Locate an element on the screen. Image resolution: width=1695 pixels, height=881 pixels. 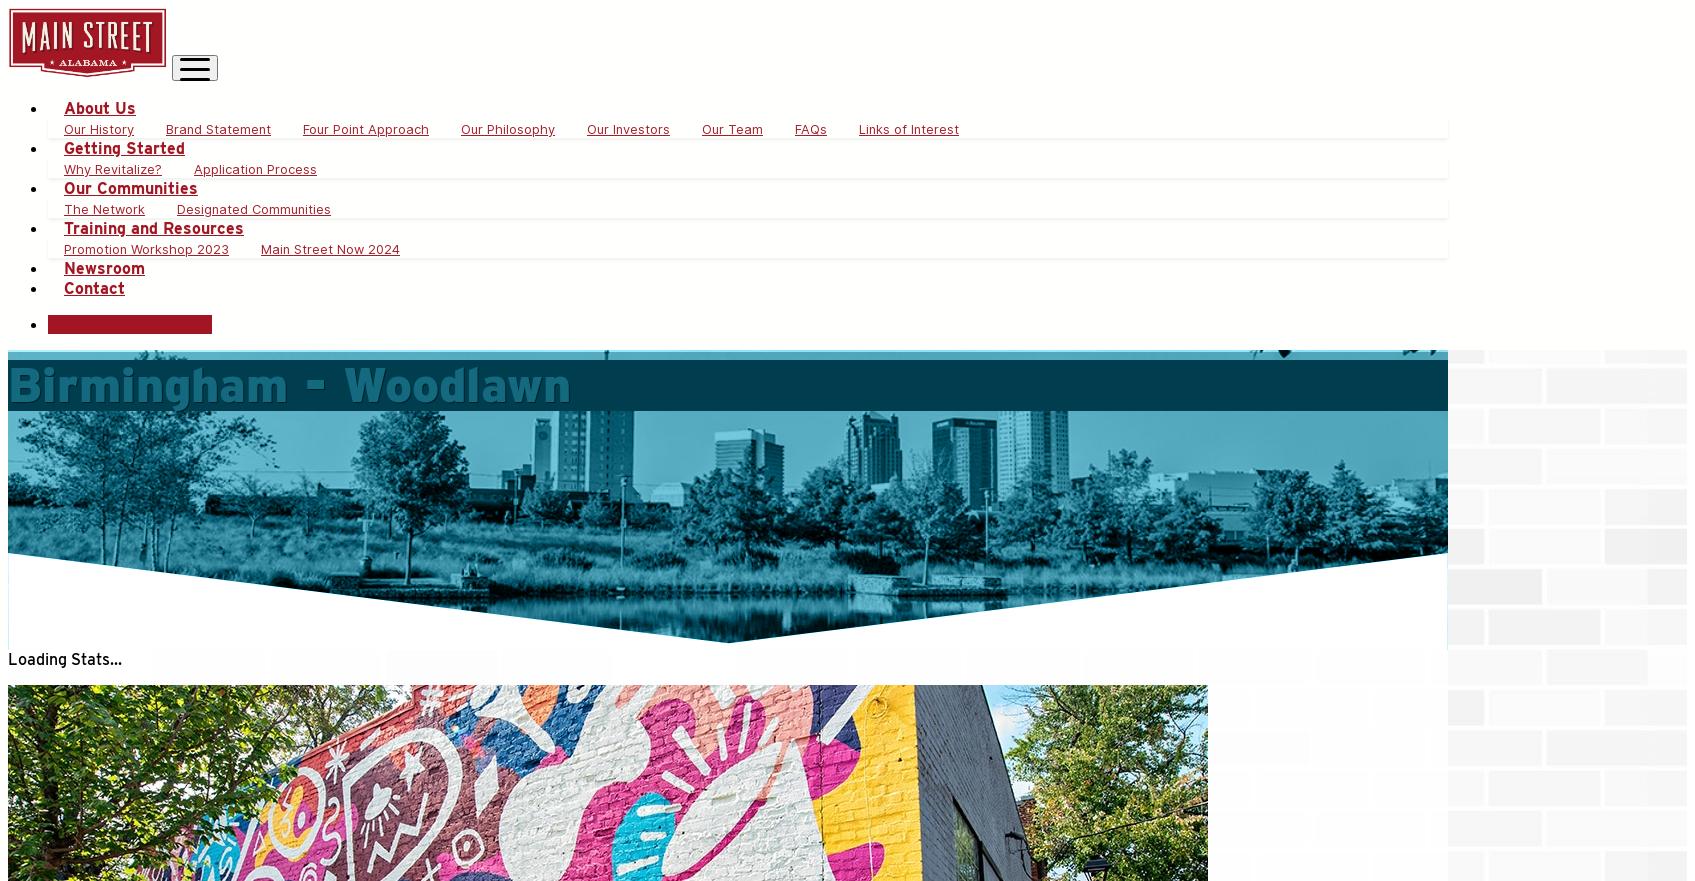
'Promotion Workshop 2023' is located at coordinates (146, 249).